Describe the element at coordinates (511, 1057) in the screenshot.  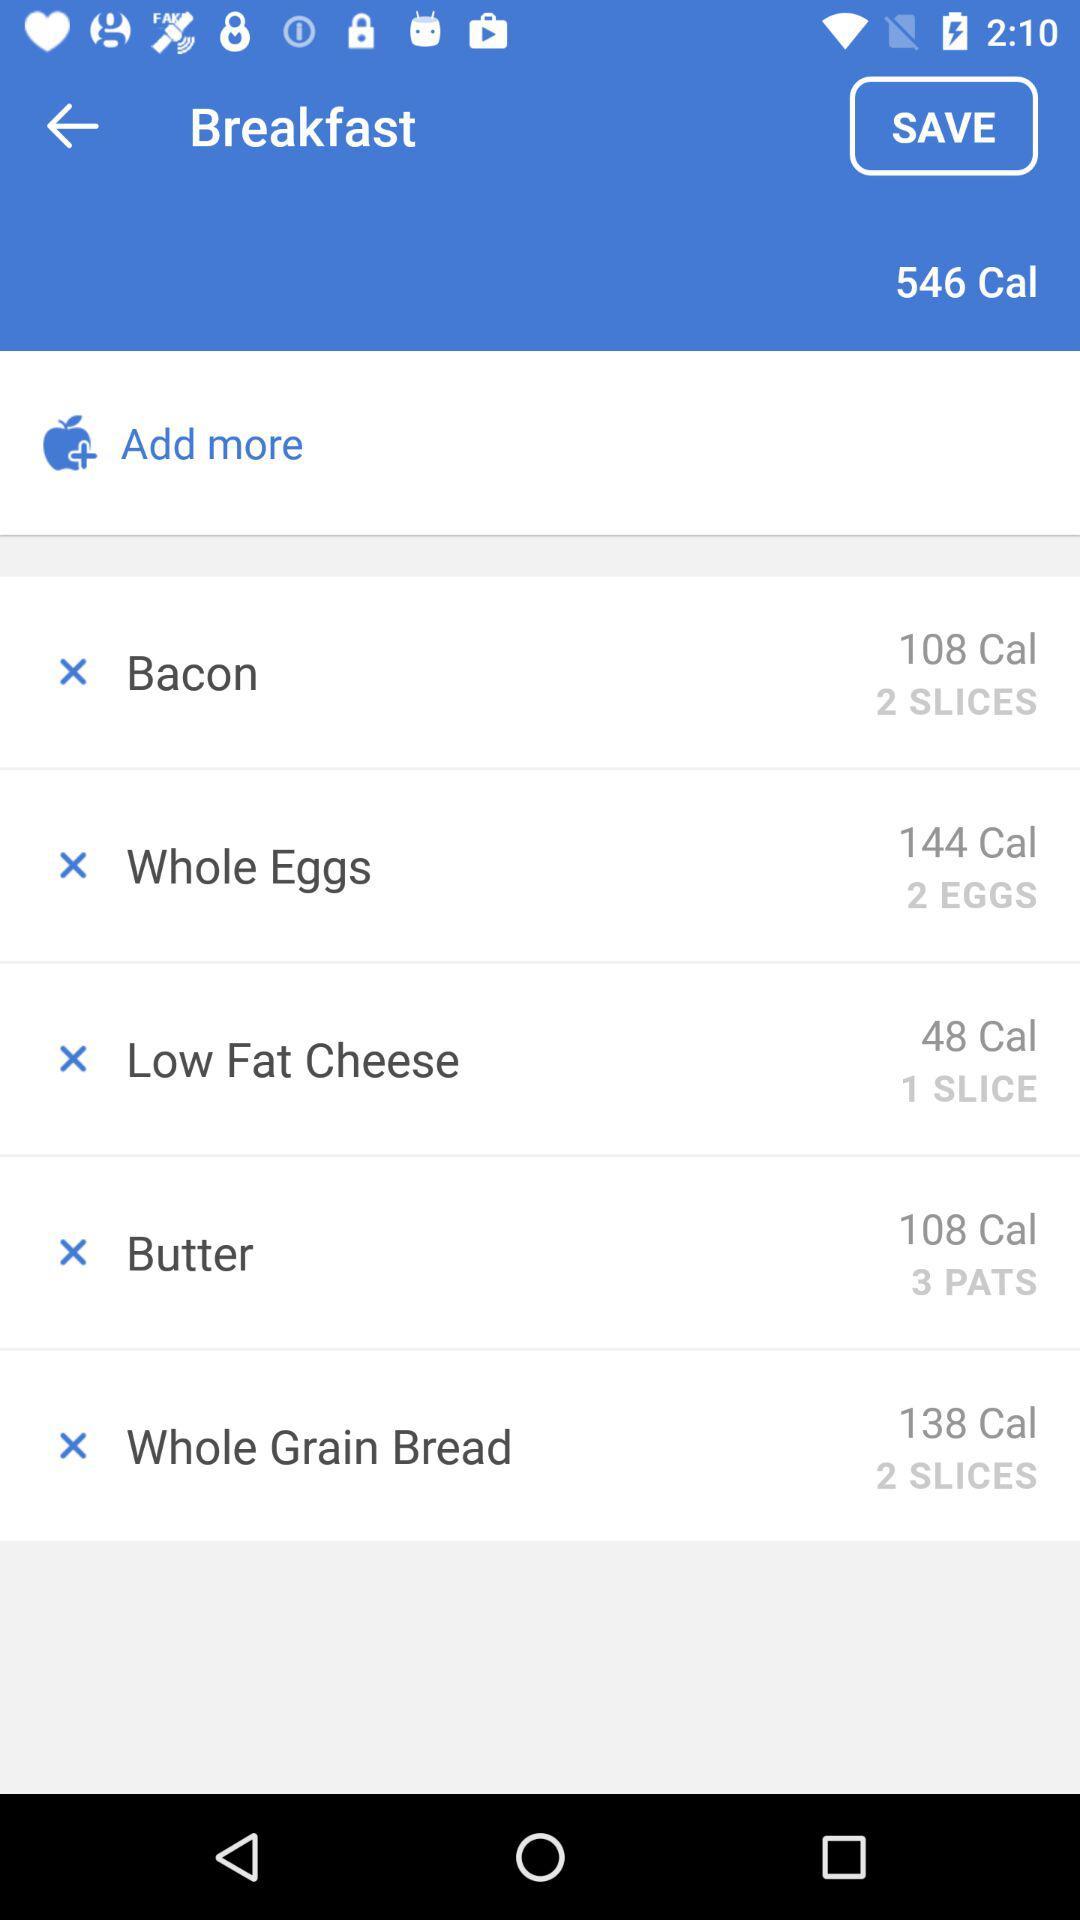
I see `the low fat cheese` at that location.